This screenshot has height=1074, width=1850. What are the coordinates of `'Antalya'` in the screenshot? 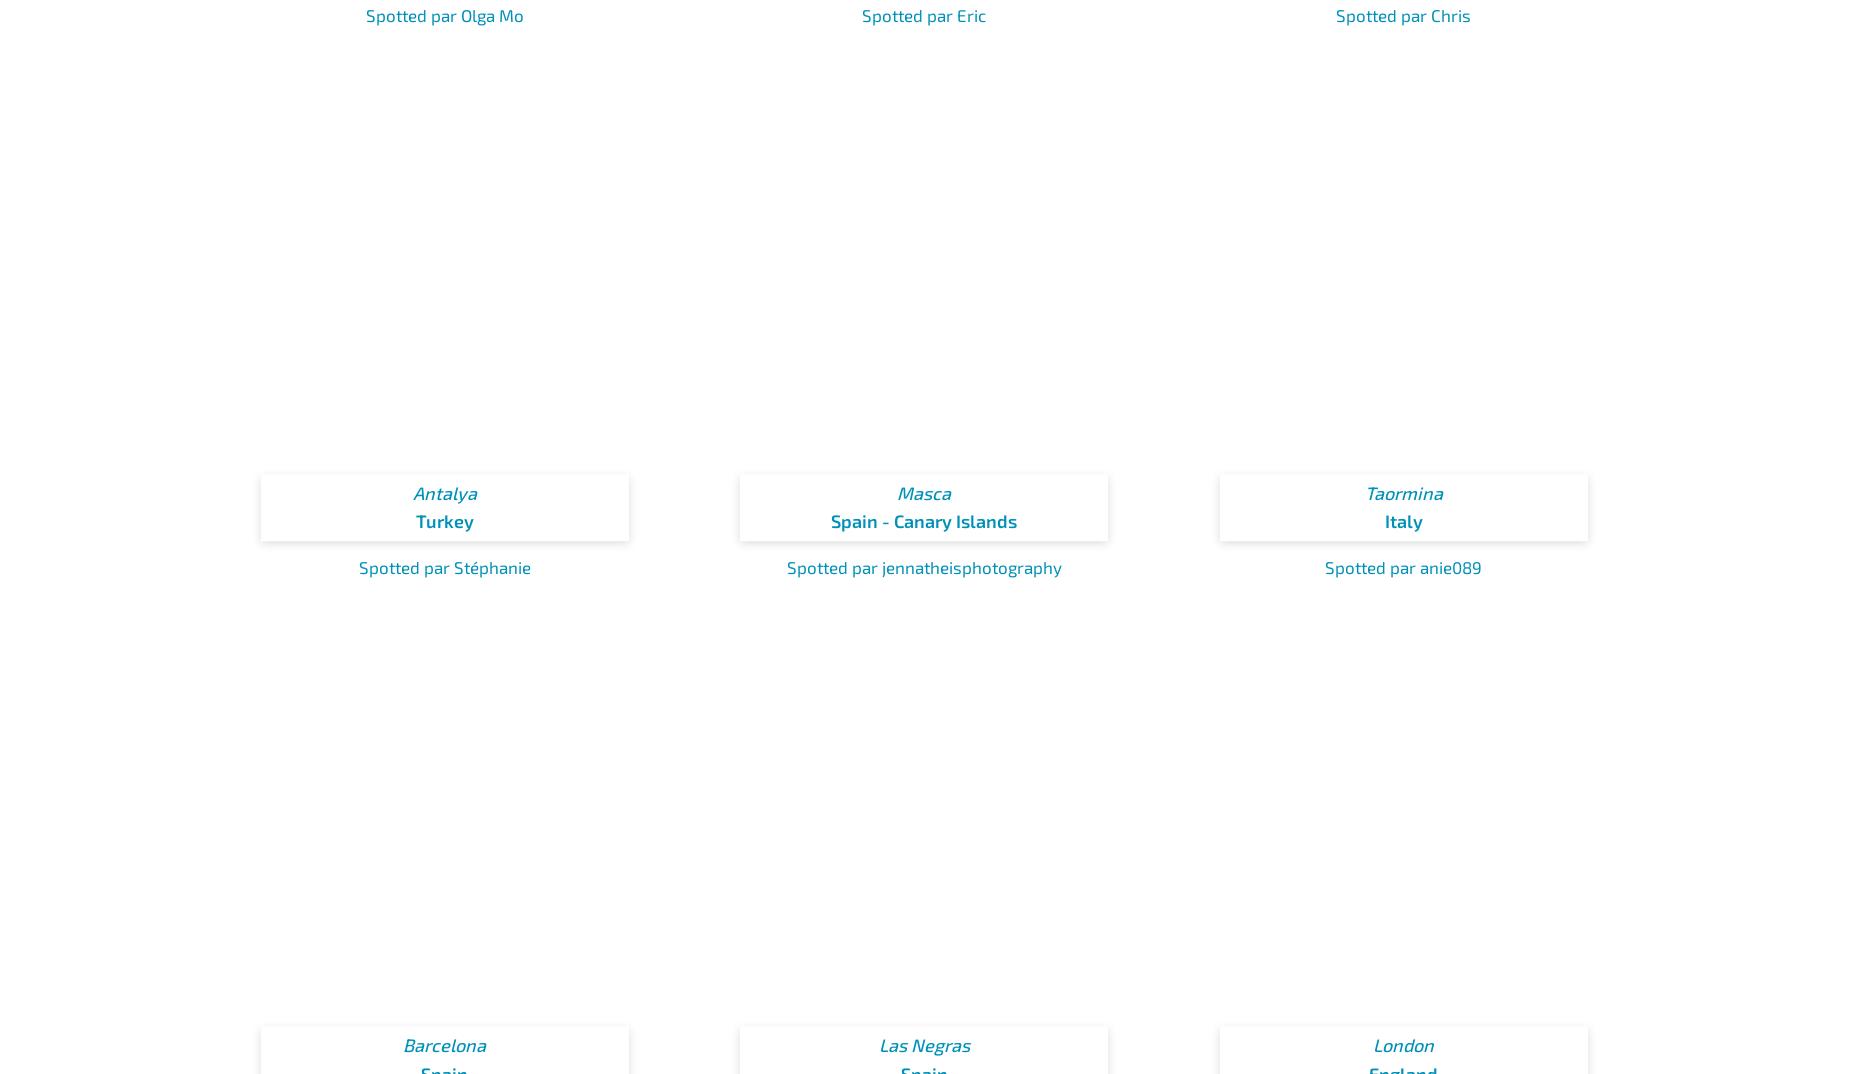 It's located at (443, 491).